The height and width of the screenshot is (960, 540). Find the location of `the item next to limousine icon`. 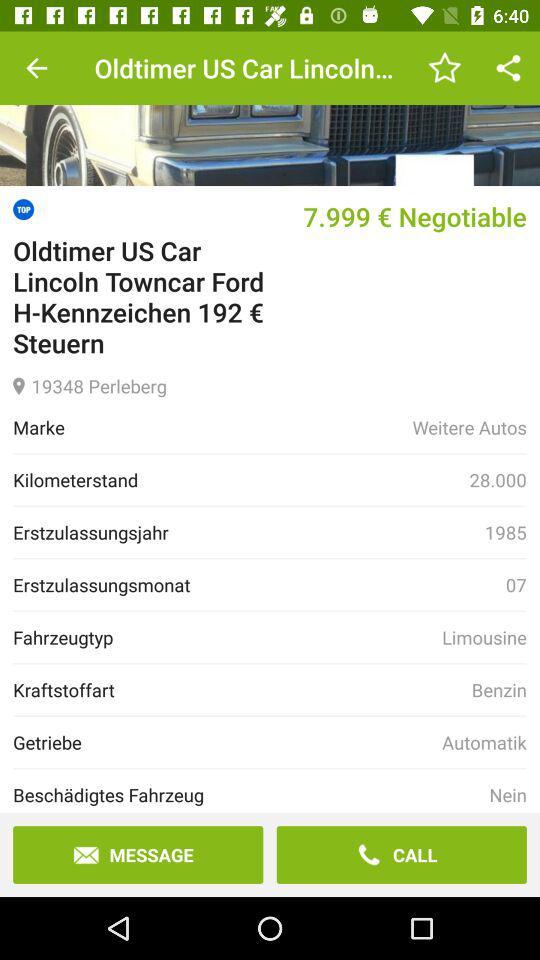

the item next to limousine icon is located at coordinates (226, 636).